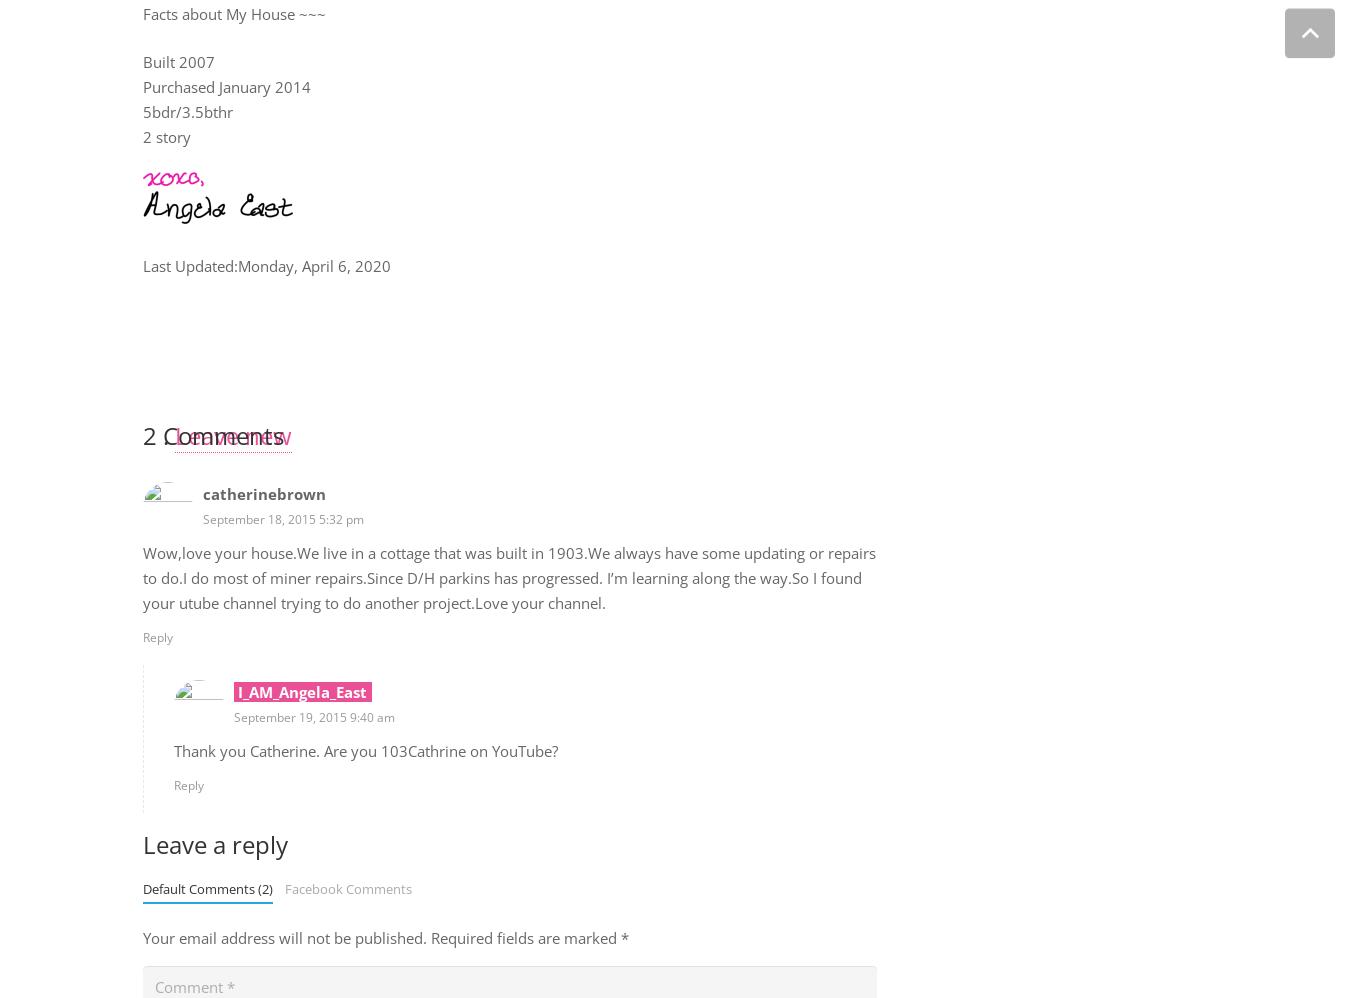 This screenshot has height=998, width=1350. I want to click on 'Your email address will not be published.', so click(283, 938).